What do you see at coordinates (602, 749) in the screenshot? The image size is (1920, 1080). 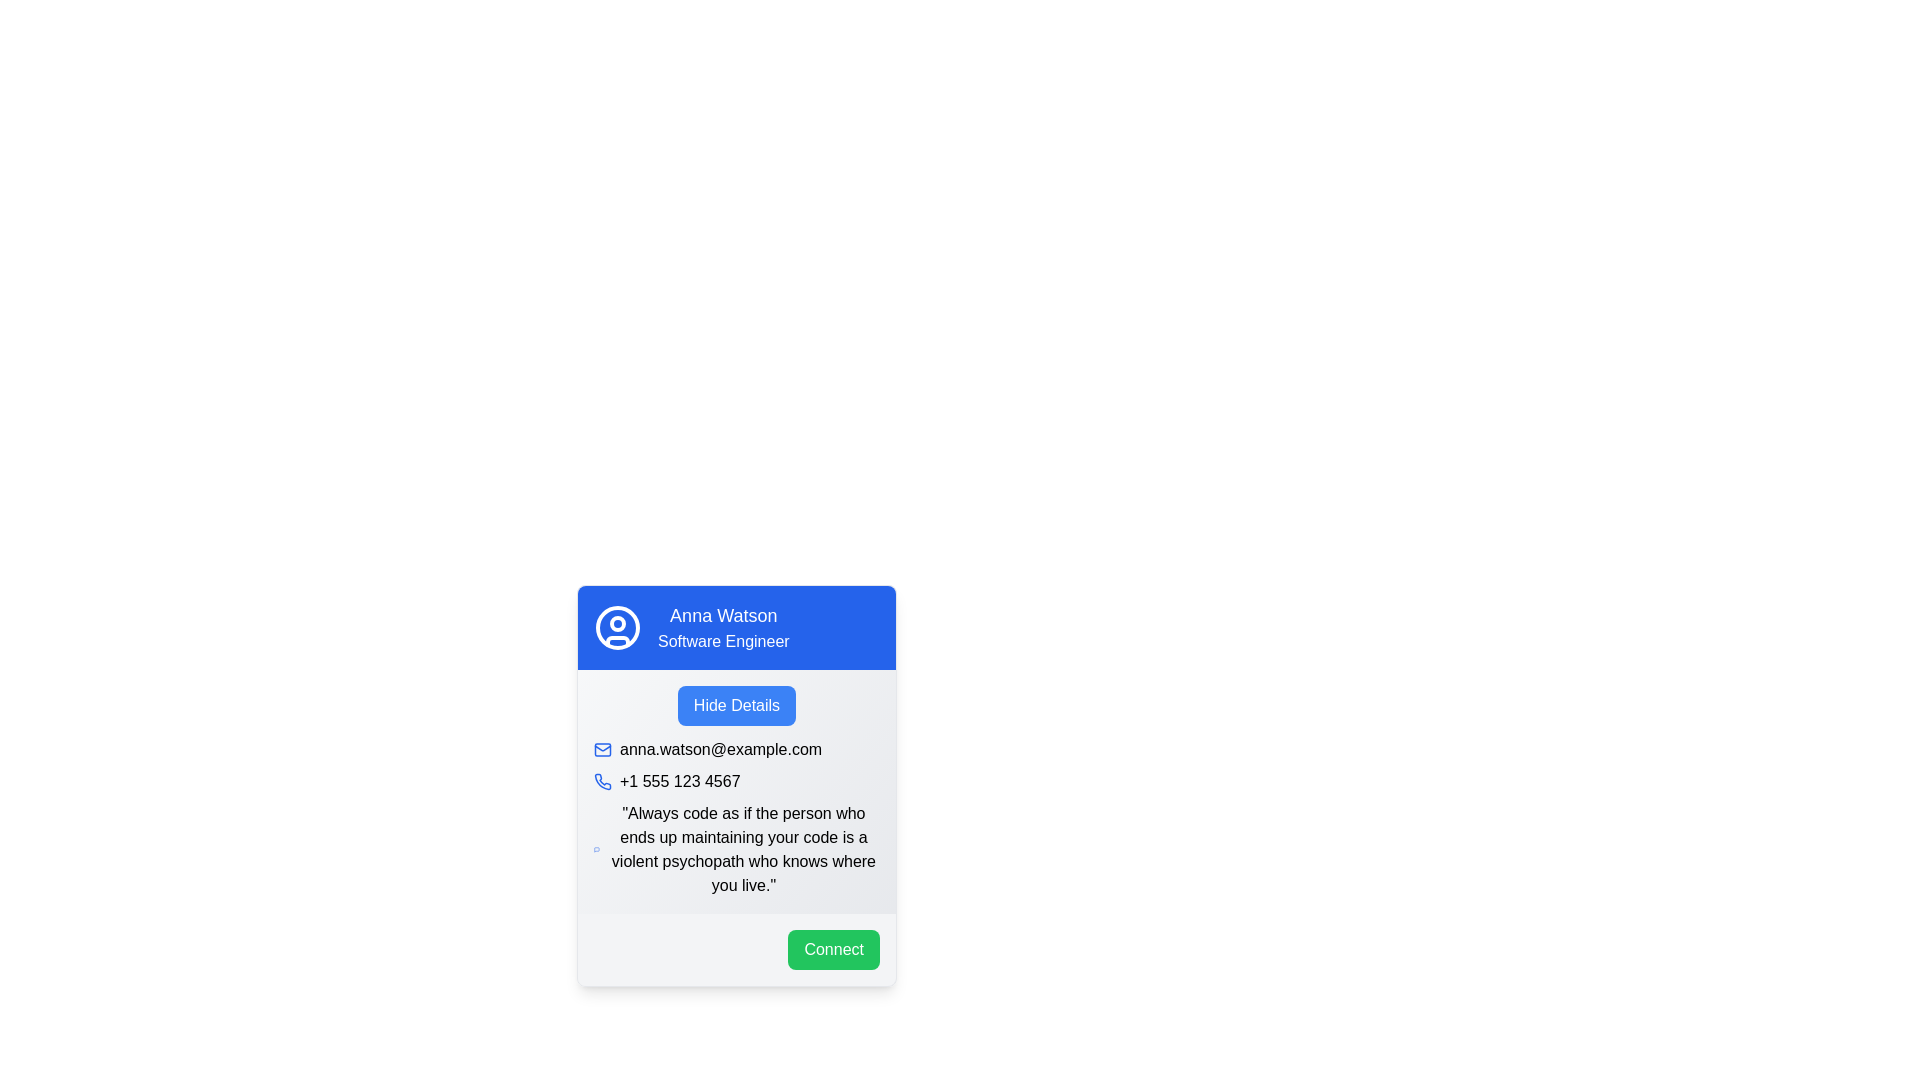 I see `the email icon located to the left of the 'anna.watson@example.com' text in the contact card` at bounding box center [602, 749].